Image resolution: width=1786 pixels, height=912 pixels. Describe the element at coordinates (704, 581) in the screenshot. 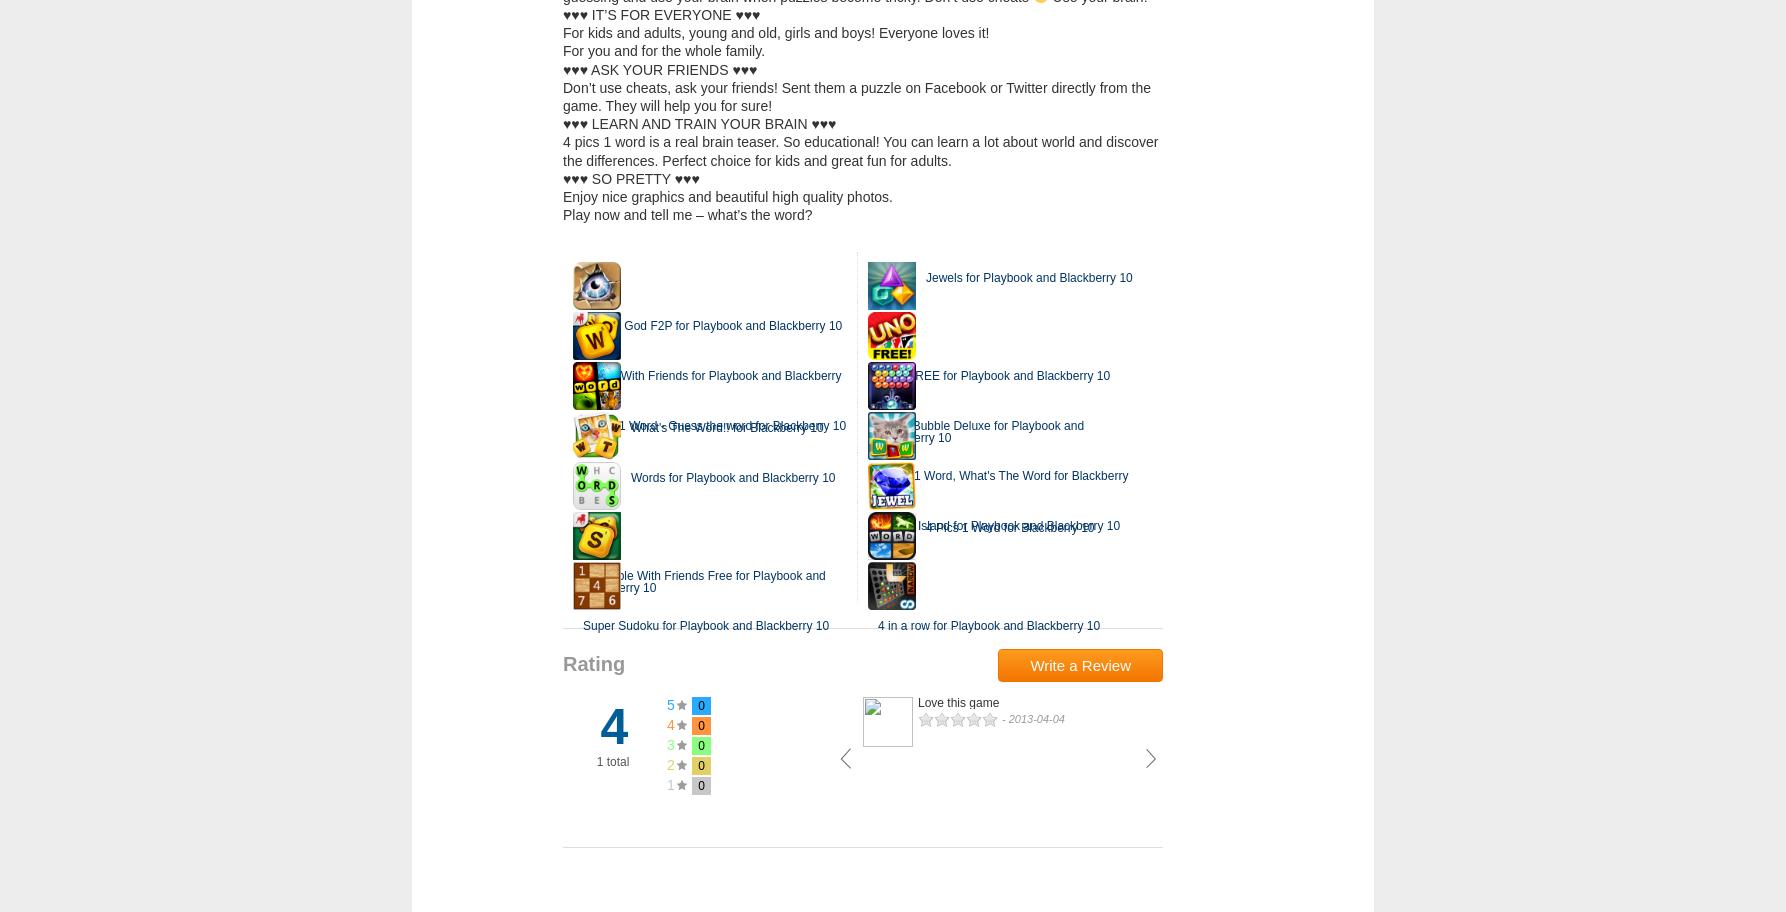

I see `'Scramble With Friends Free for  Playbook and Blackberry 10'` at that location.